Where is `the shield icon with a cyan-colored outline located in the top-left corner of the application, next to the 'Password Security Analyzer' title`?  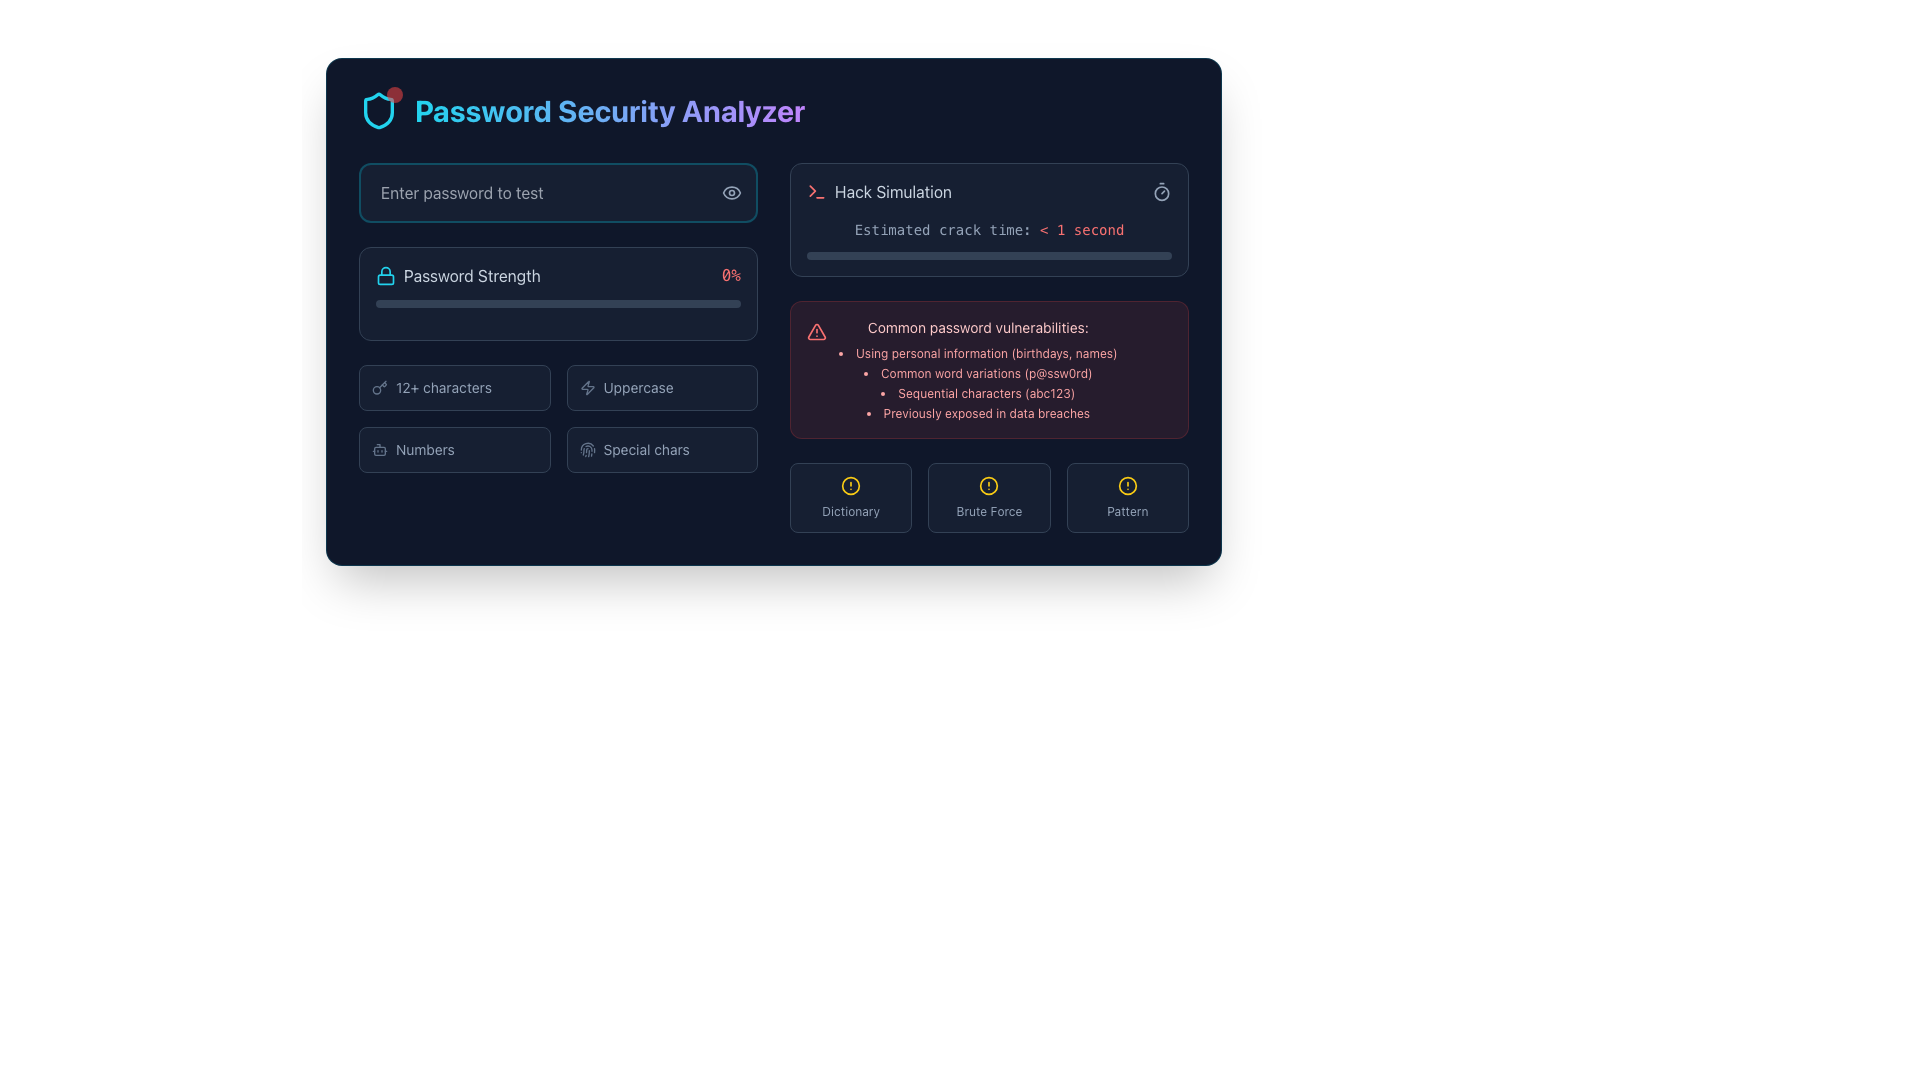 the shield icon with a cyan-colored outline located in the top-left corner of the application, next to the 'Password Security Analyzer' title is located at coordinates (379, 111).